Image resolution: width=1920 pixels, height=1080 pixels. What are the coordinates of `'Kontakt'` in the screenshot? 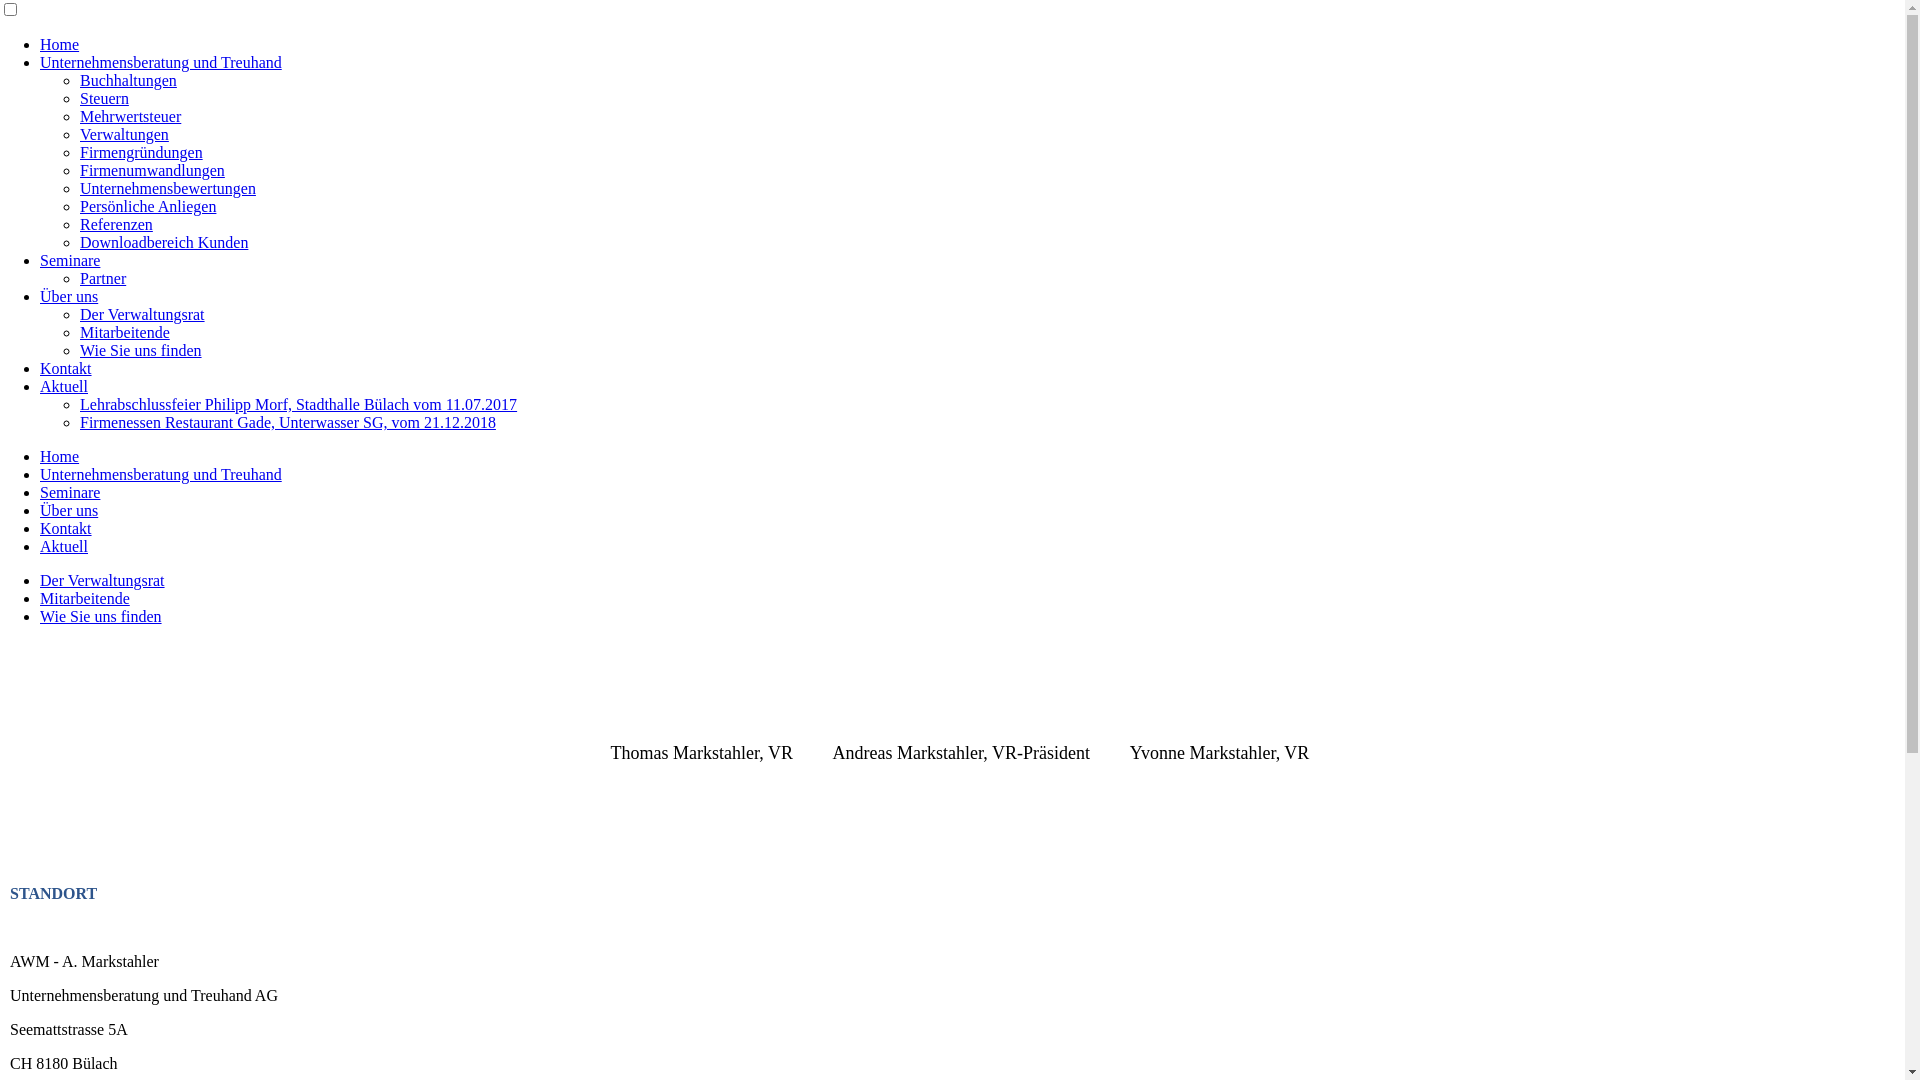 It's located at (66, 368).